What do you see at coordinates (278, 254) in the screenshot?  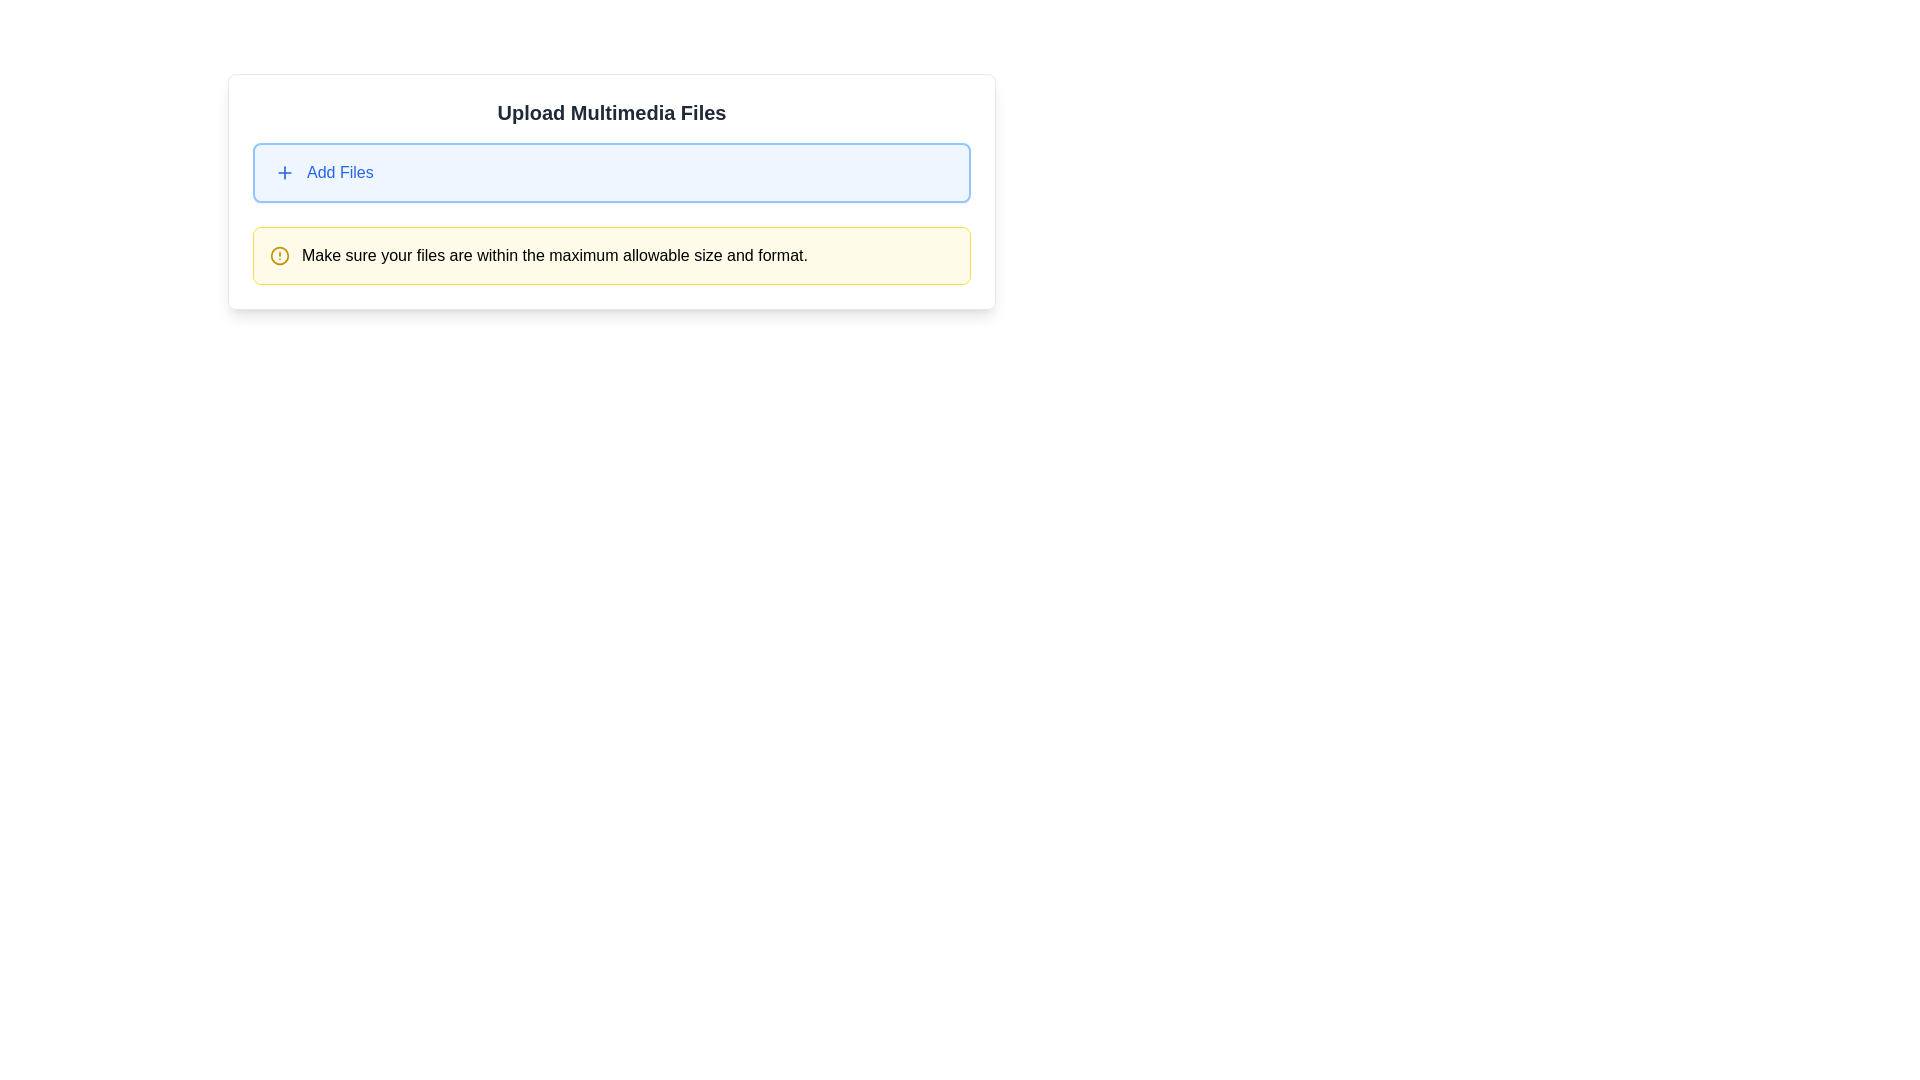 I see `the circular warning icon with a yellow border containing an exclamation mark, located on the leftmost side of the yellow alert box below the 'Add Files' button` at bounding box center [278, 254].